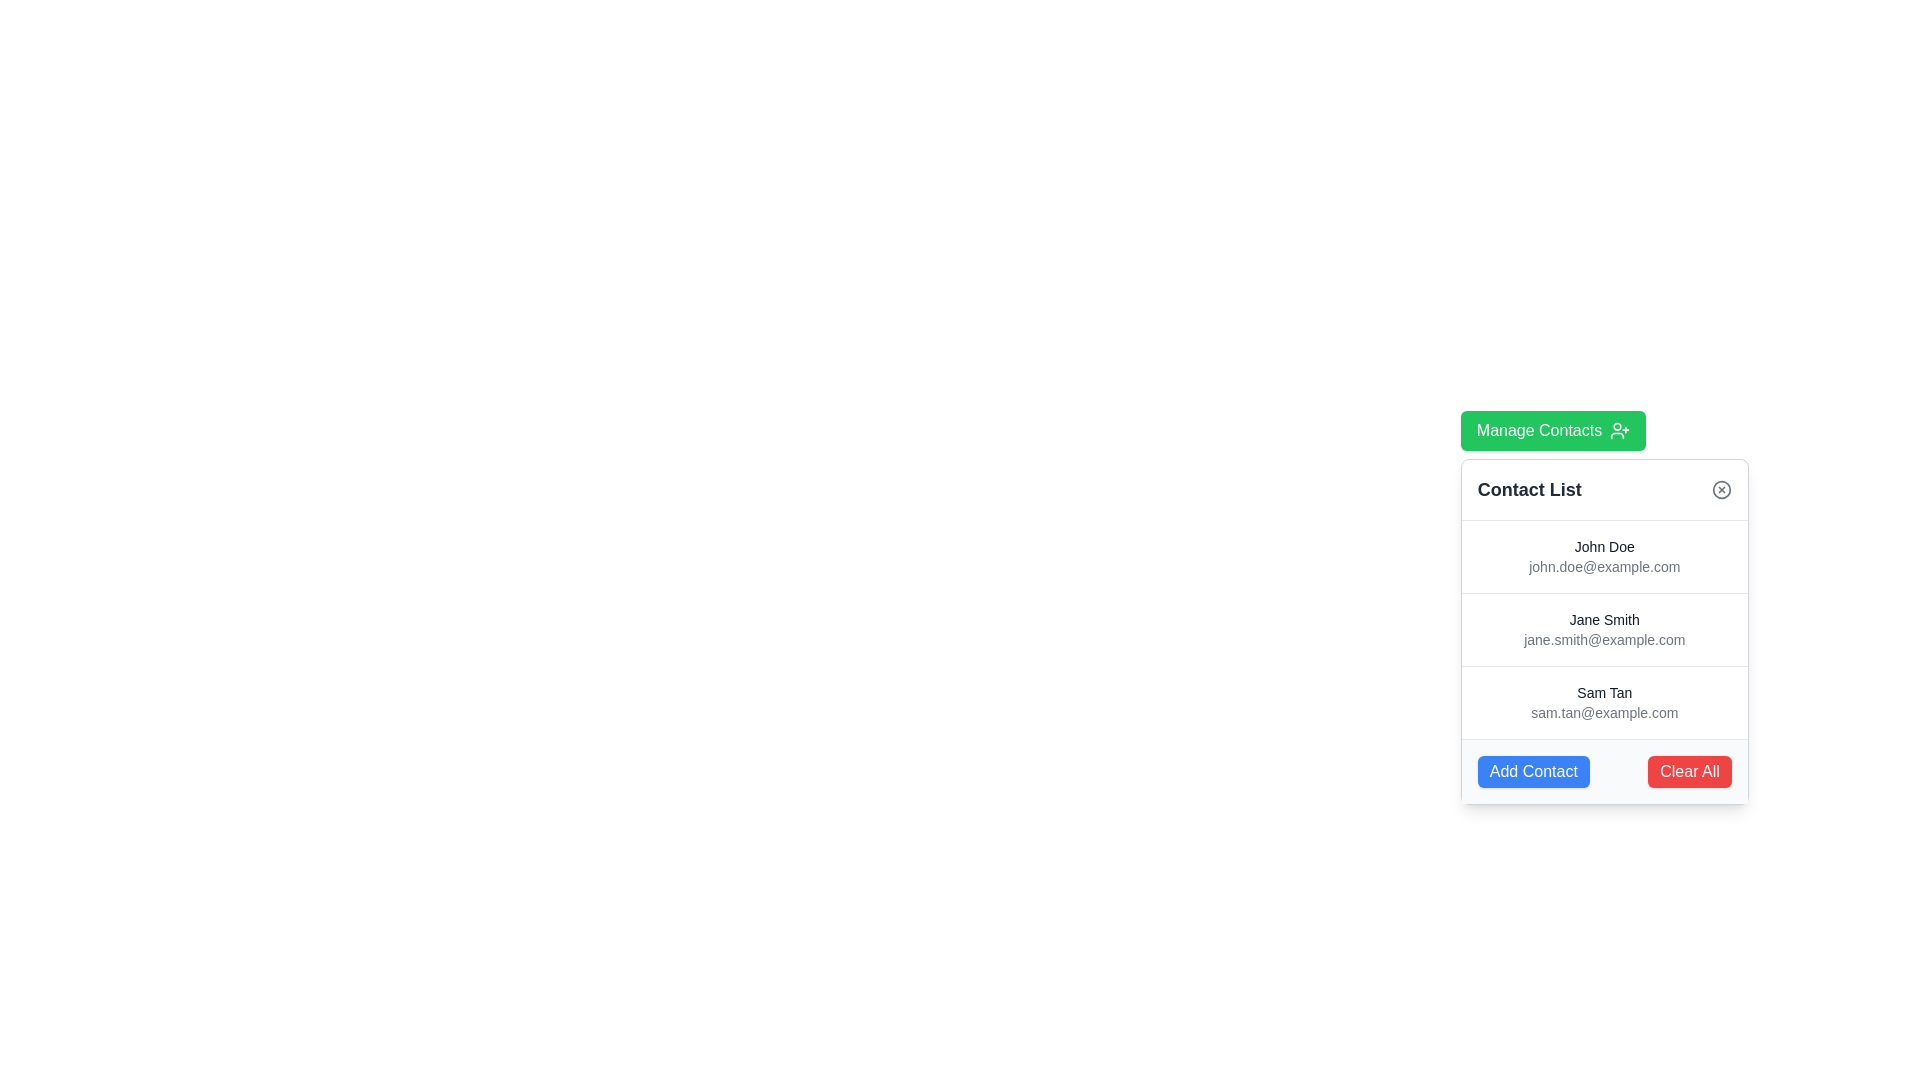 The width and height of the screenshot is (1920, 1080). What do you see at coordinates (1688, 770) in the screenshot?
I see `the 'Clear All' button with a red background and white text` at bounding box center [1688, 770].